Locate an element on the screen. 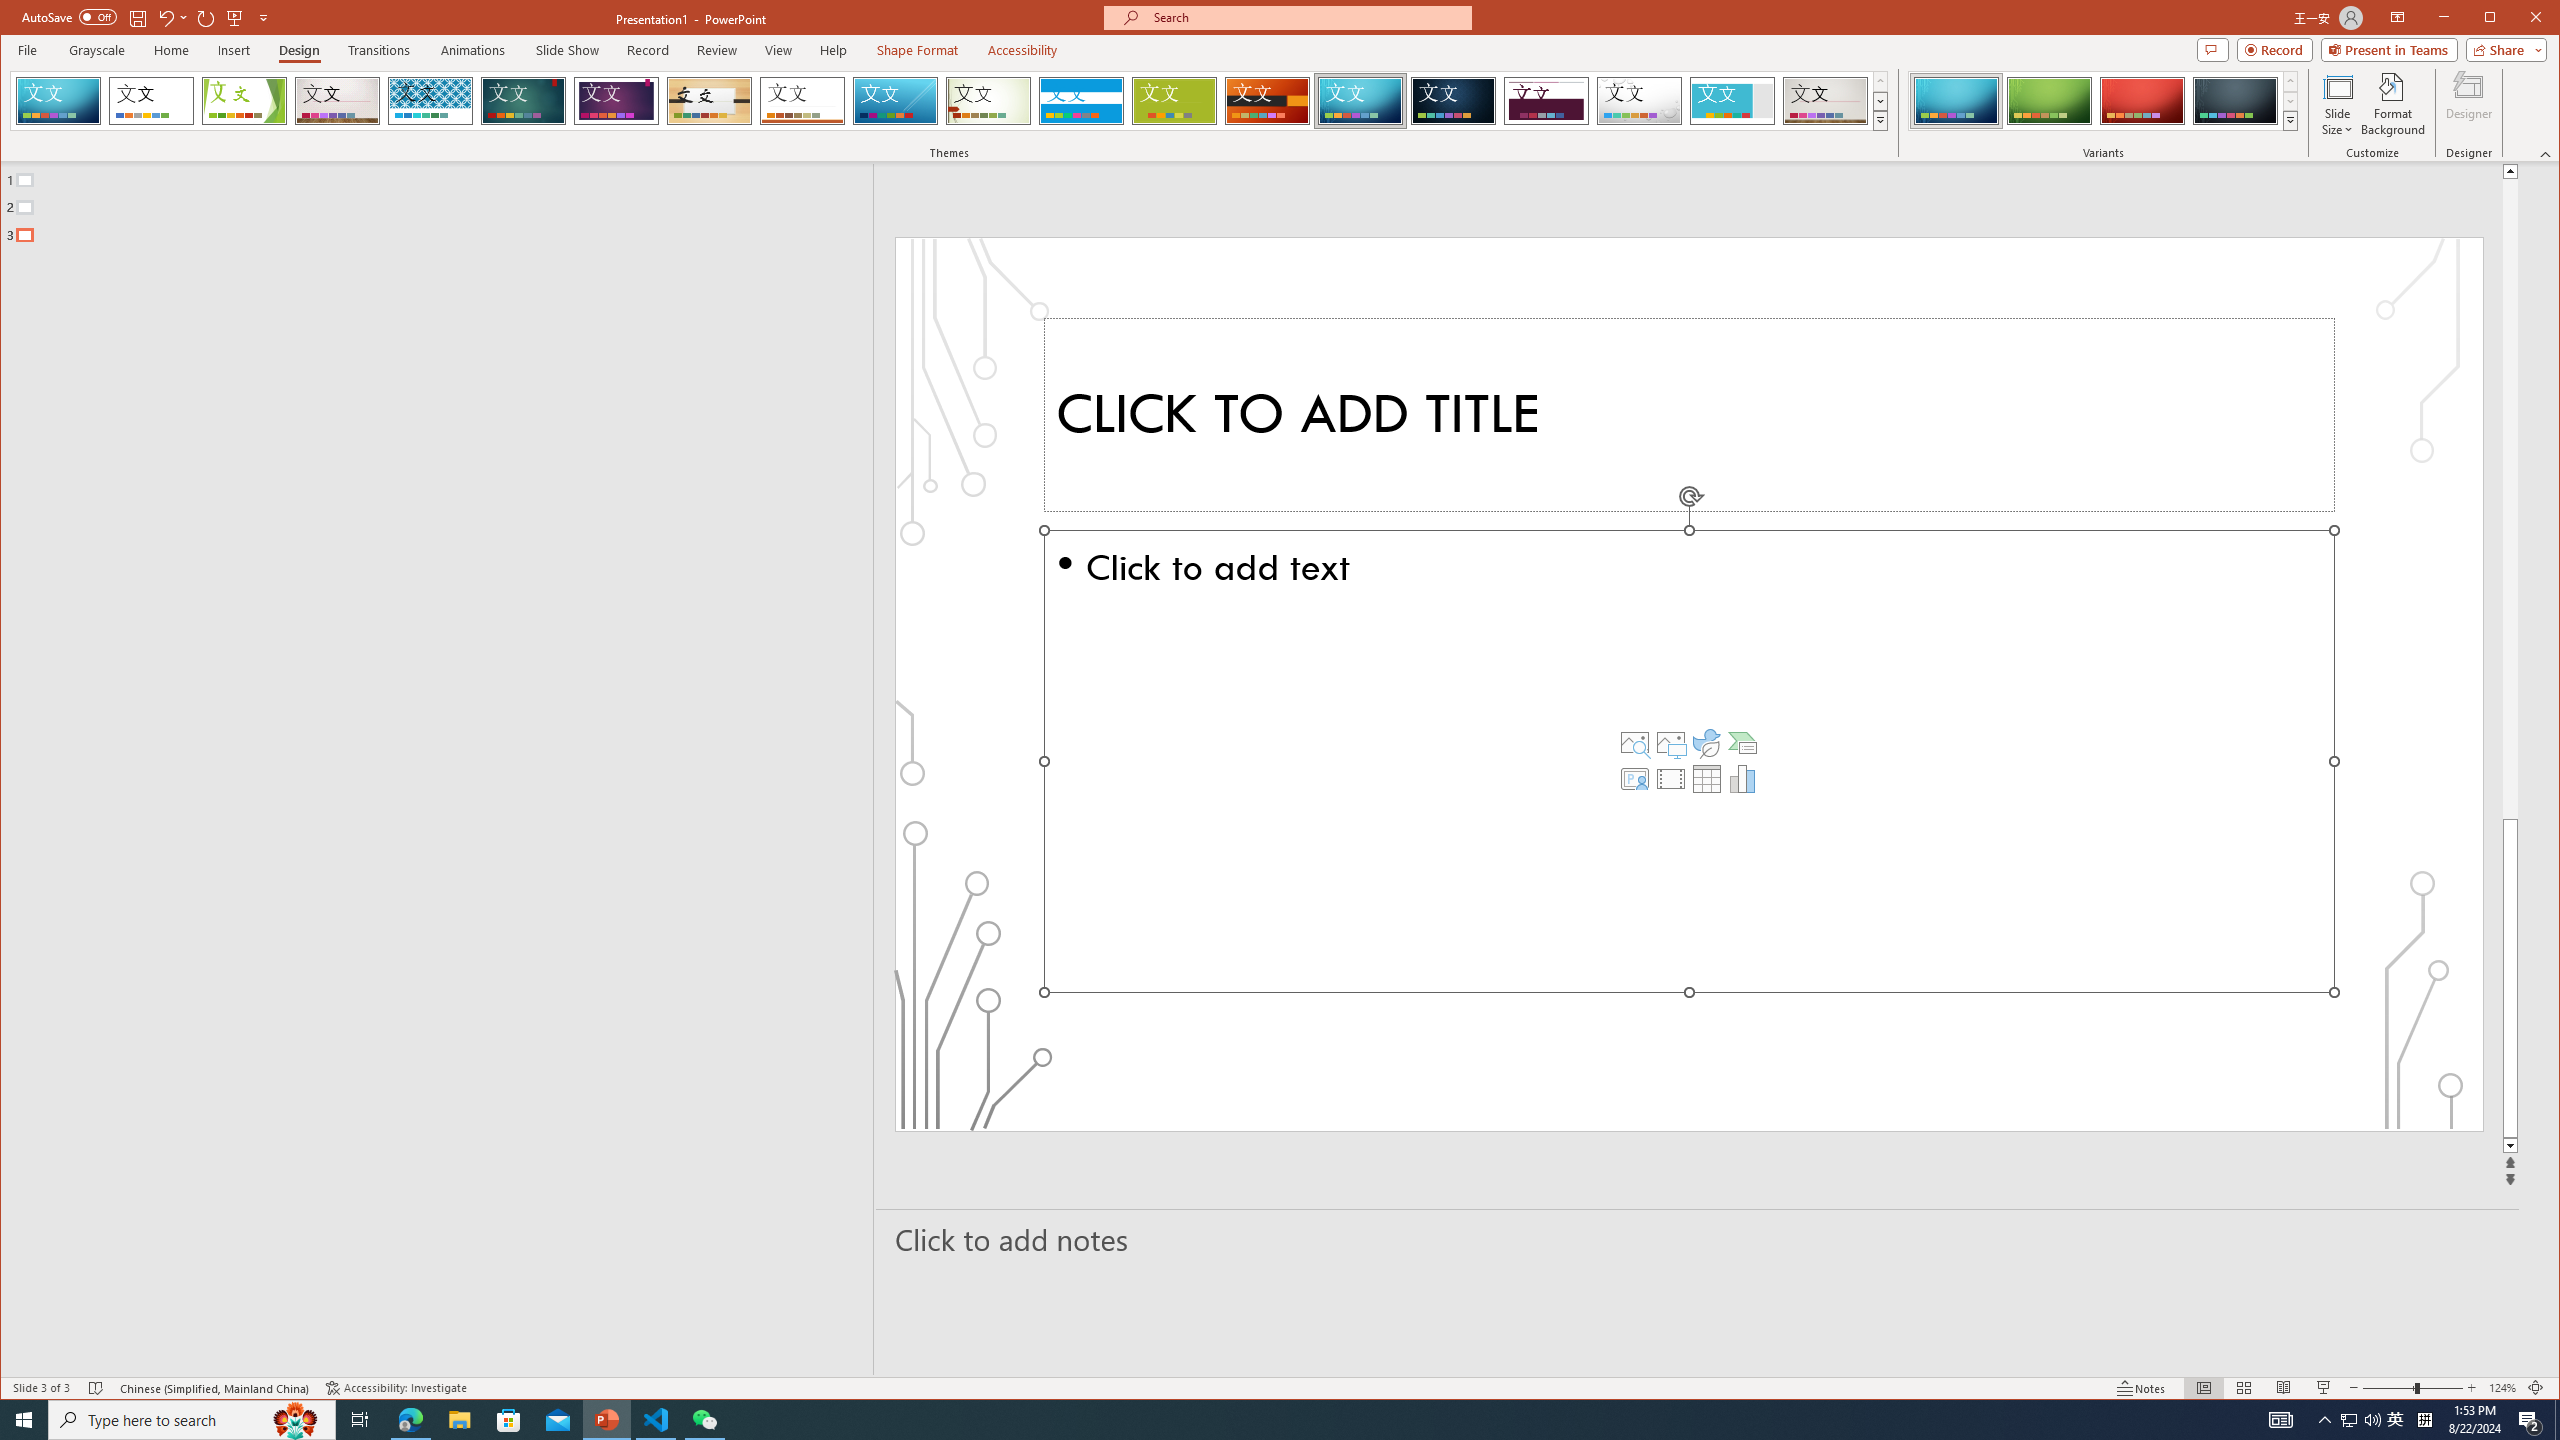  'Facet' is located at coordinates (244, 100).